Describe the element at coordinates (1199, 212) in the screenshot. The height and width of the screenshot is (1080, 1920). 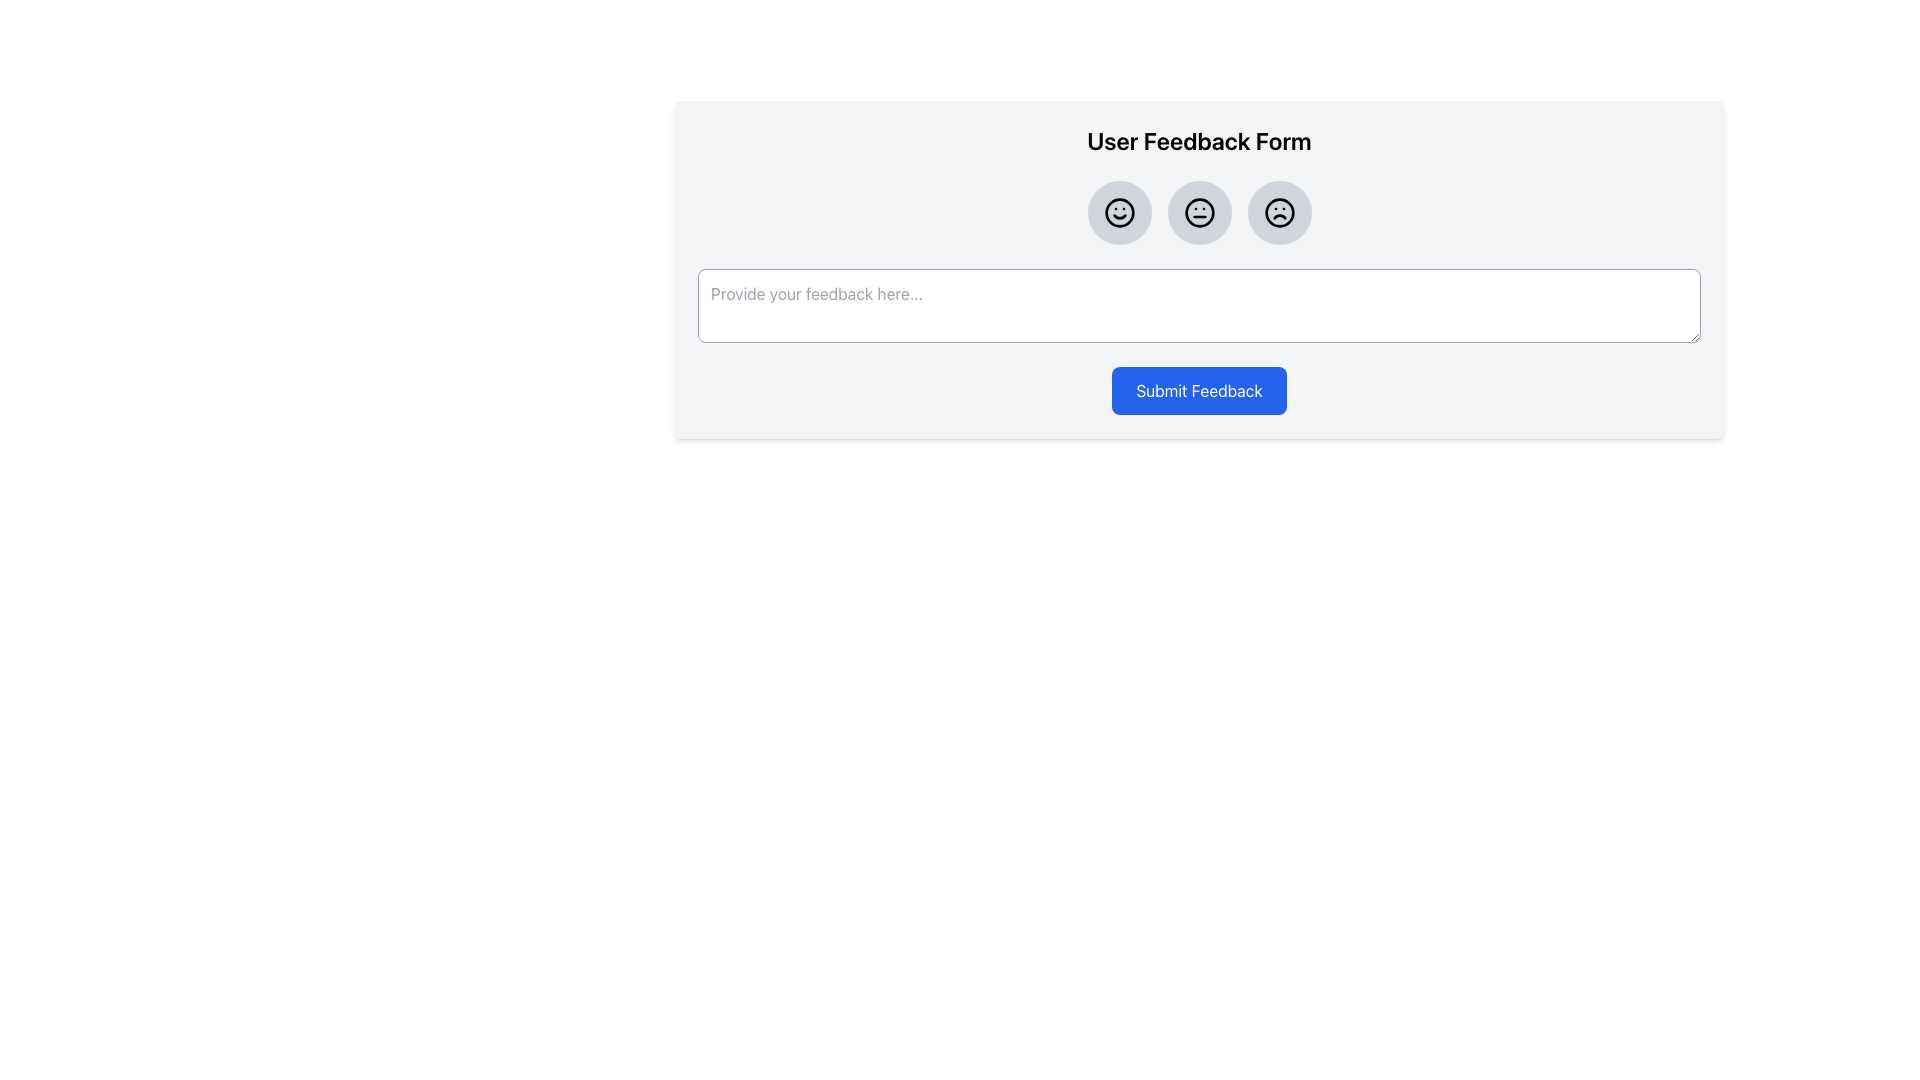
I see `the neutral feedback button, which is the second circular button between the happy and sad face buttons in the user feedback form` at that location.